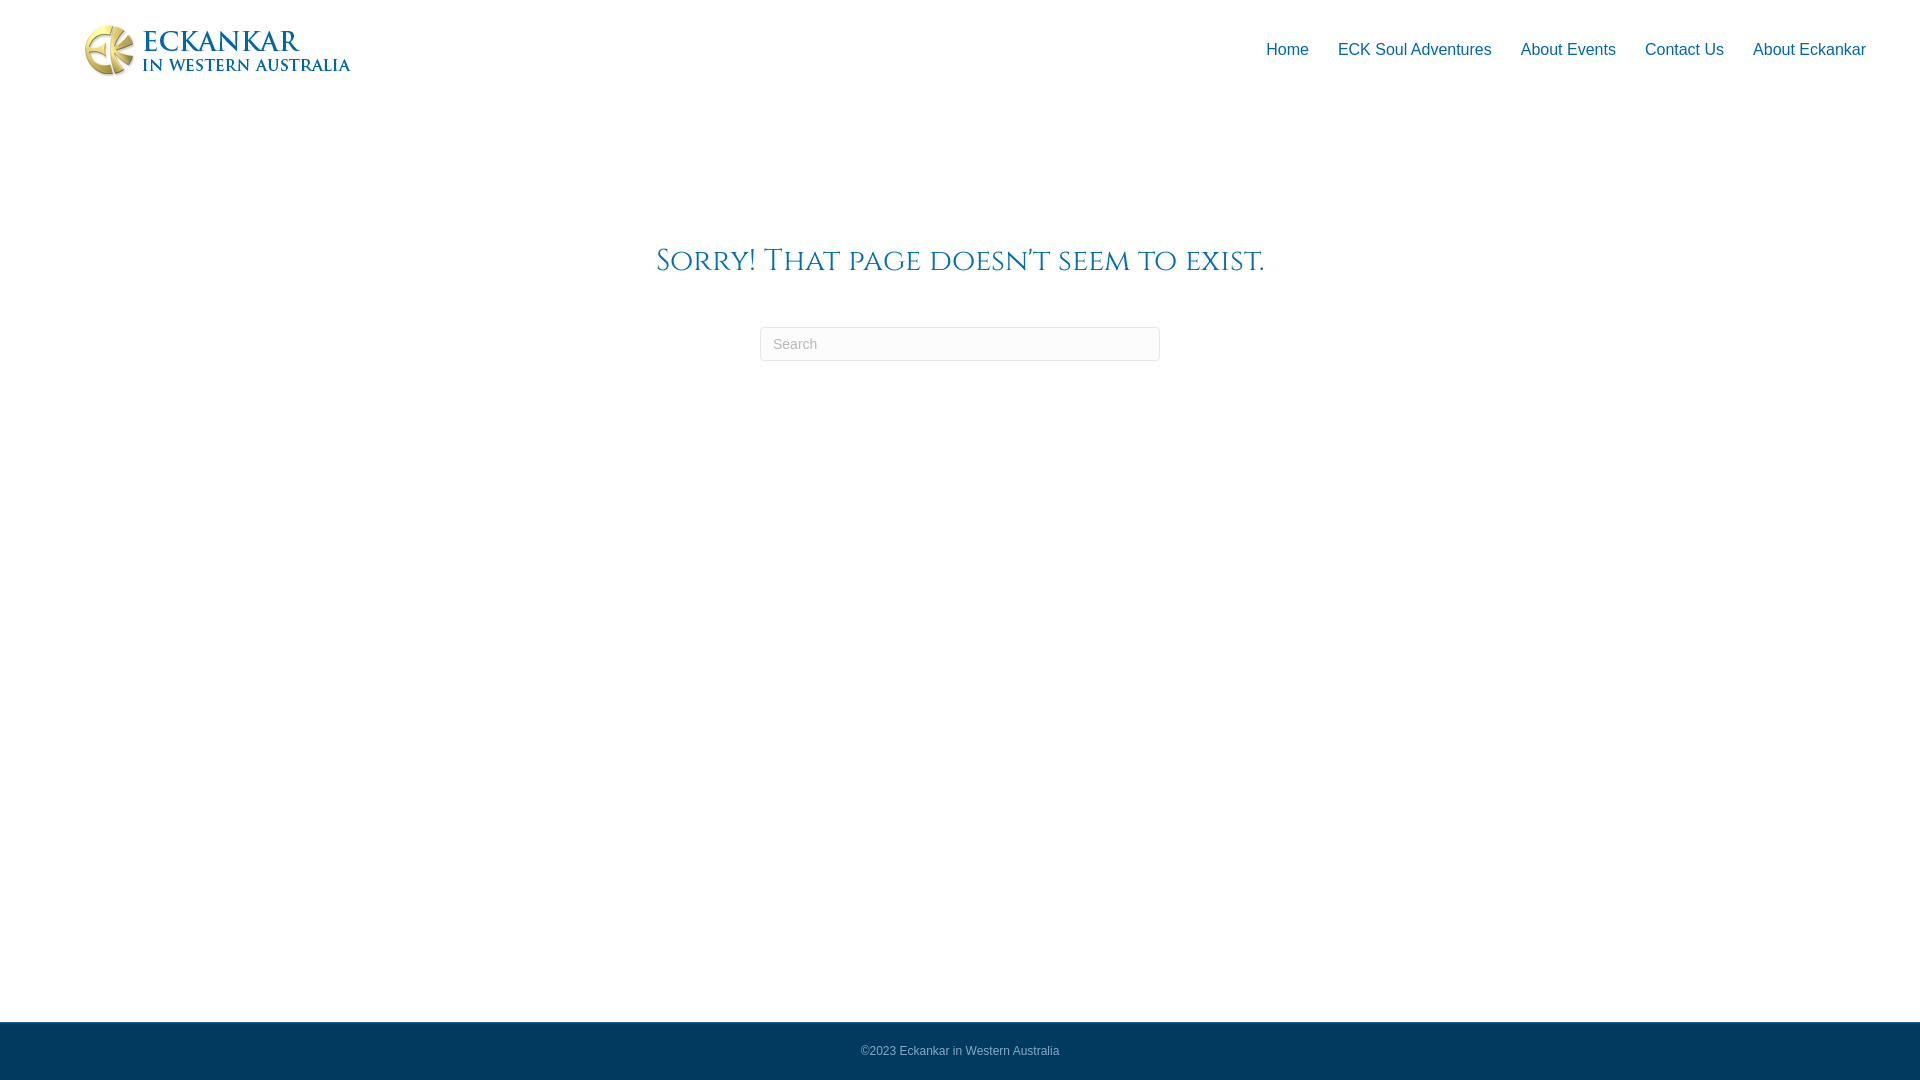 The image size is (1920, 1080). I want to click on 'ECK Soul Adventures', so click(1324, 48).